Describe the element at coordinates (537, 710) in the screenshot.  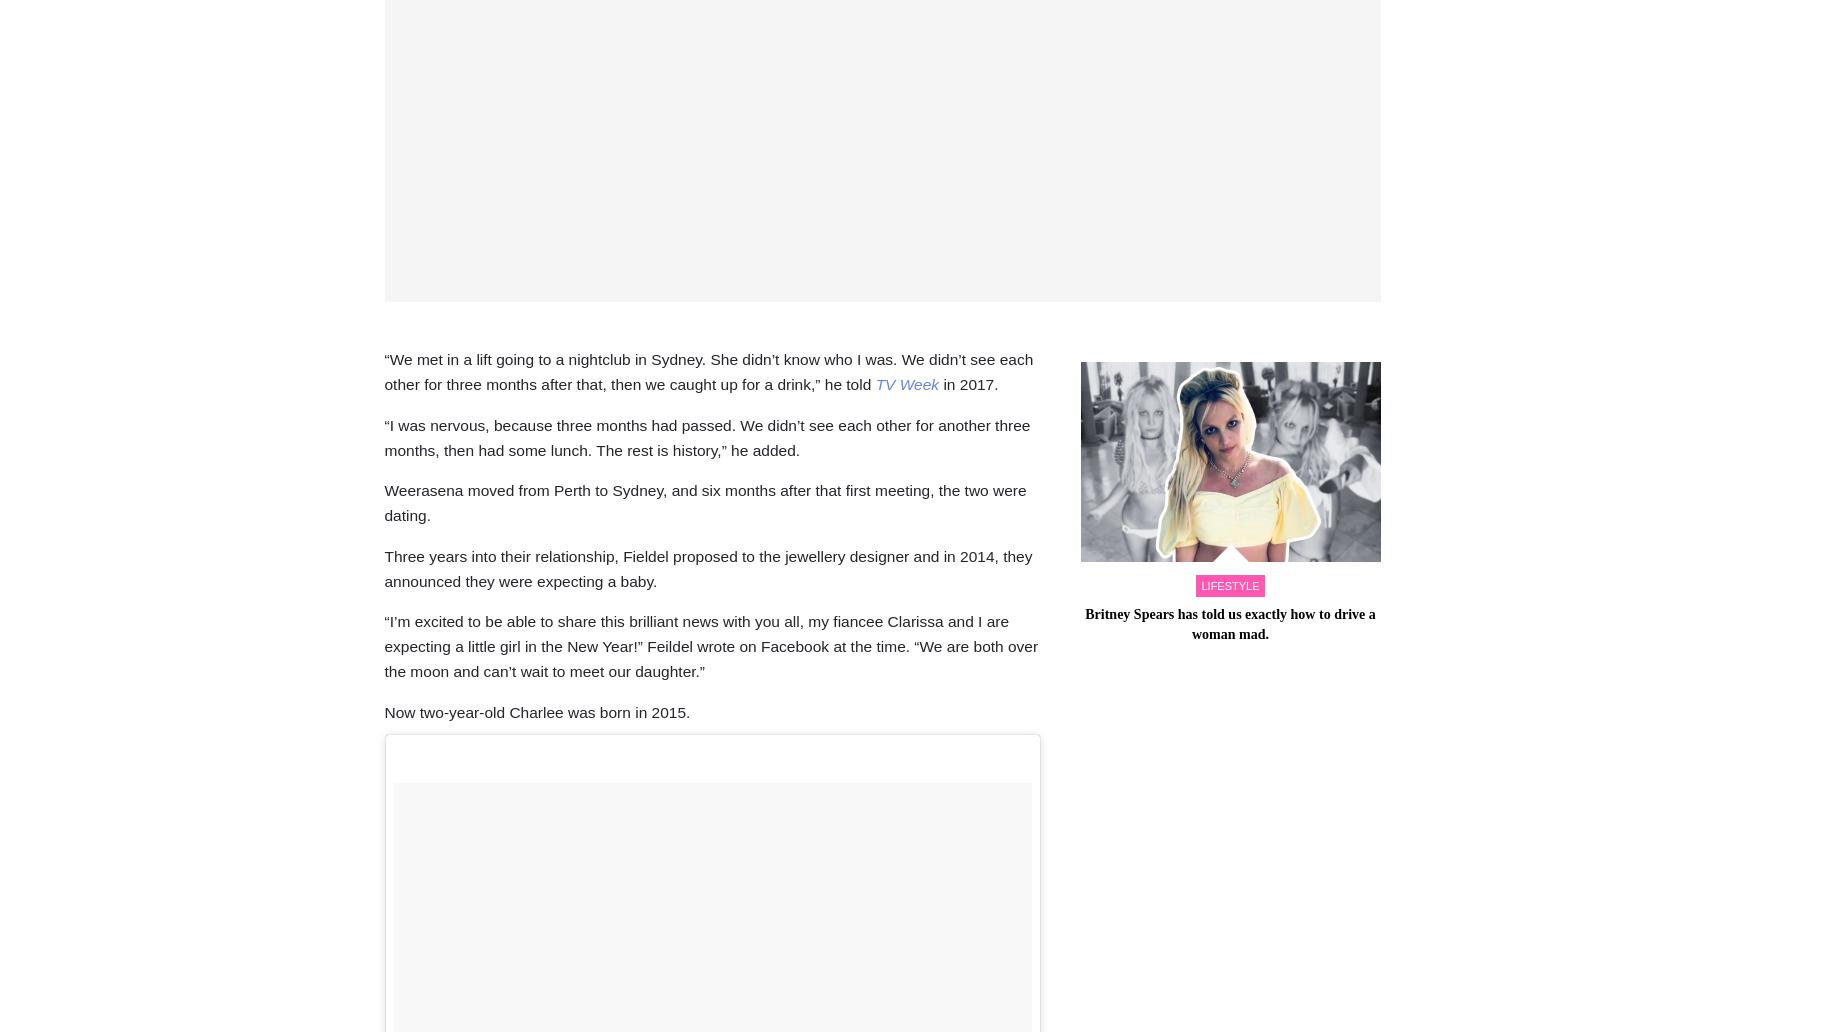
I see `'Now two-year-old Charlee was born in 2015.'` at that location.